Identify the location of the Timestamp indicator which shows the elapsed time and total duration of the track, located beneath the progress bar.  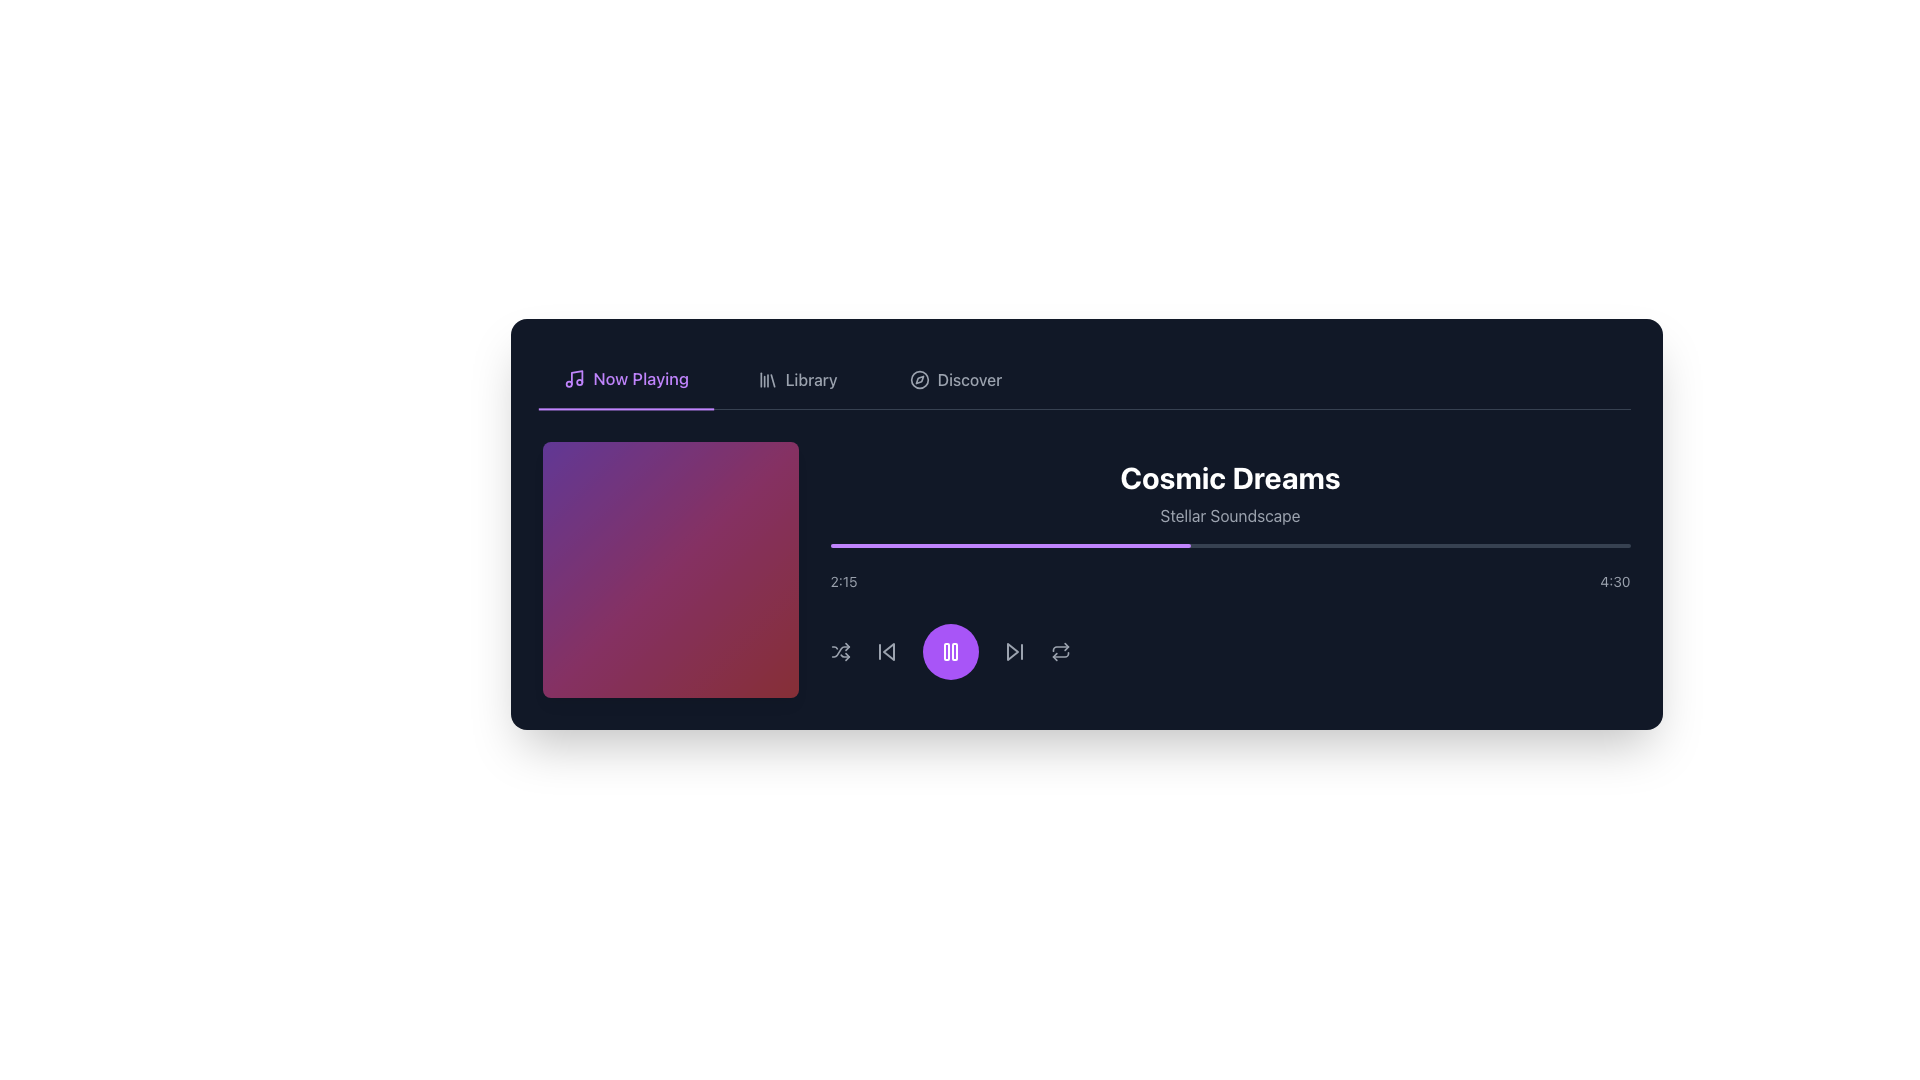
(1229, 582).